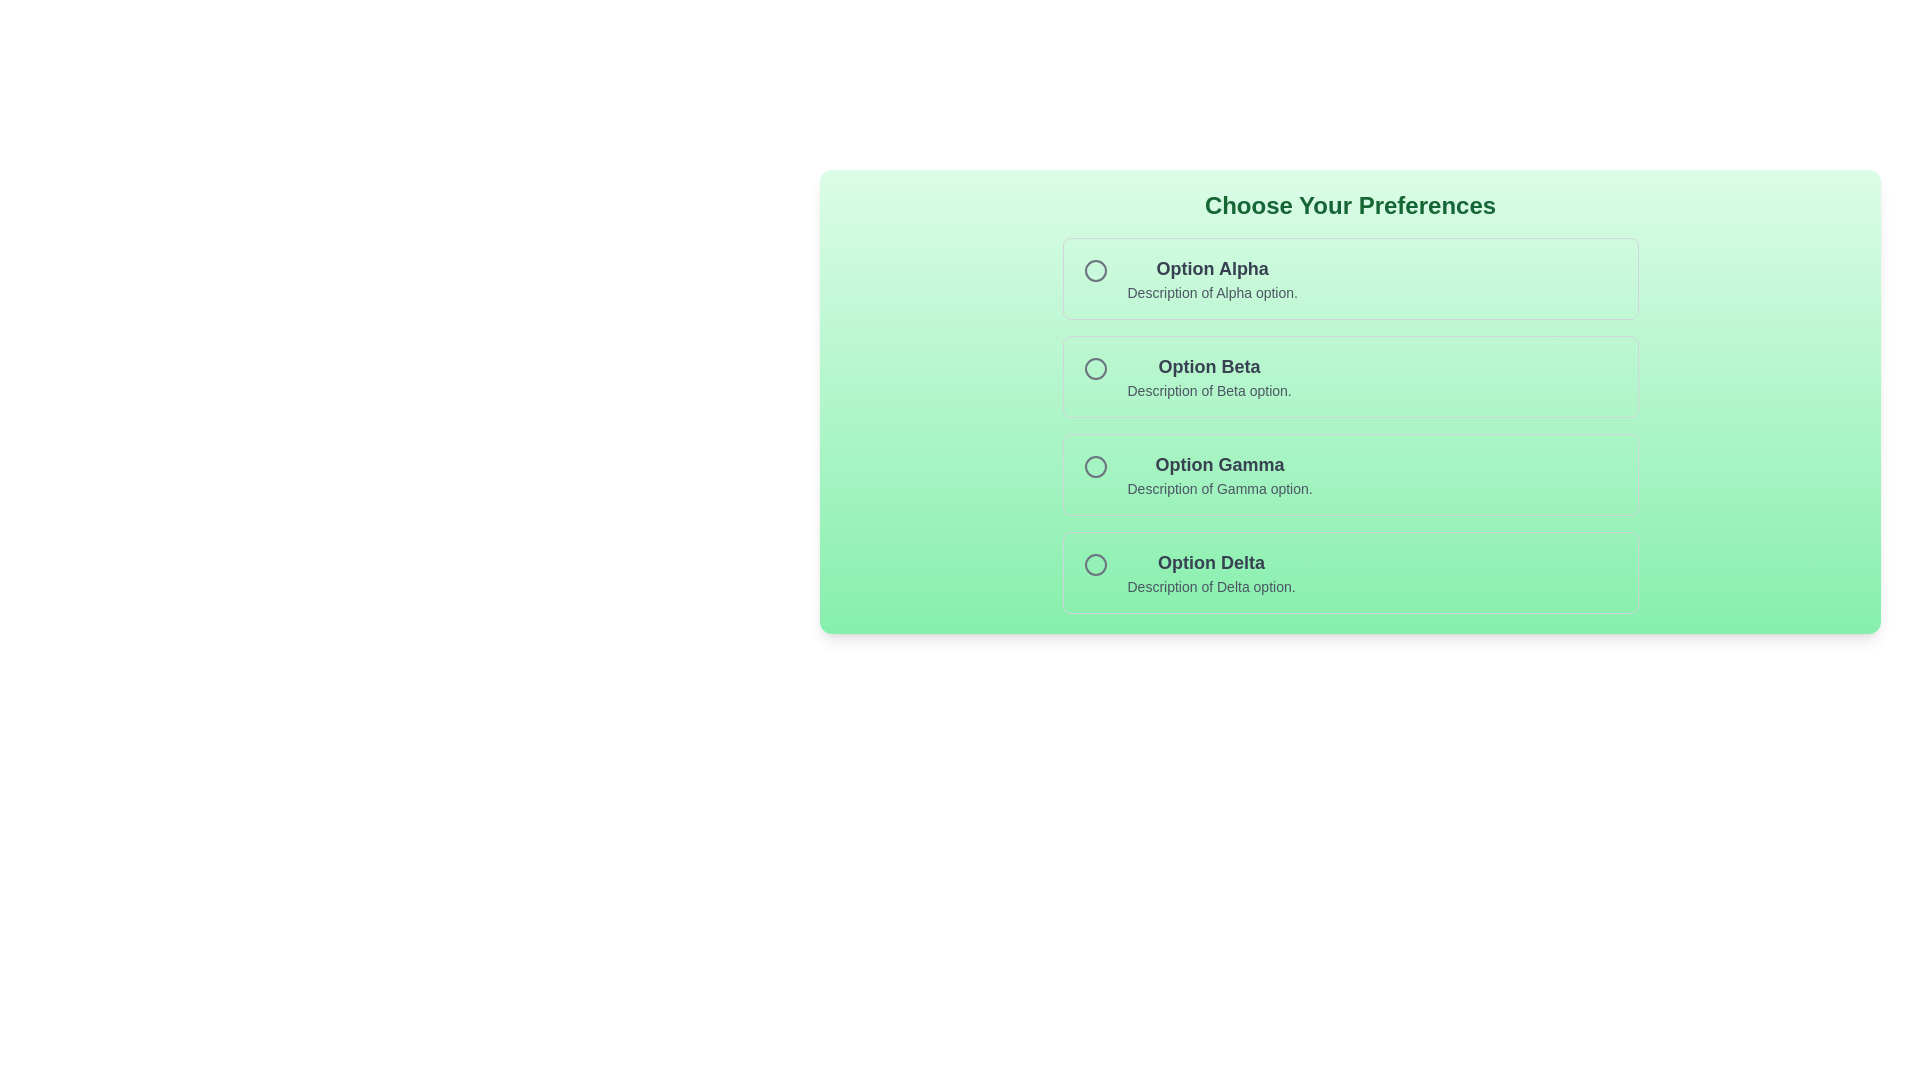  What do you see at coordinates (1094, 270) in the screenshot?
I see `the circular radio button indicator` at bounding box center [1094, 270].